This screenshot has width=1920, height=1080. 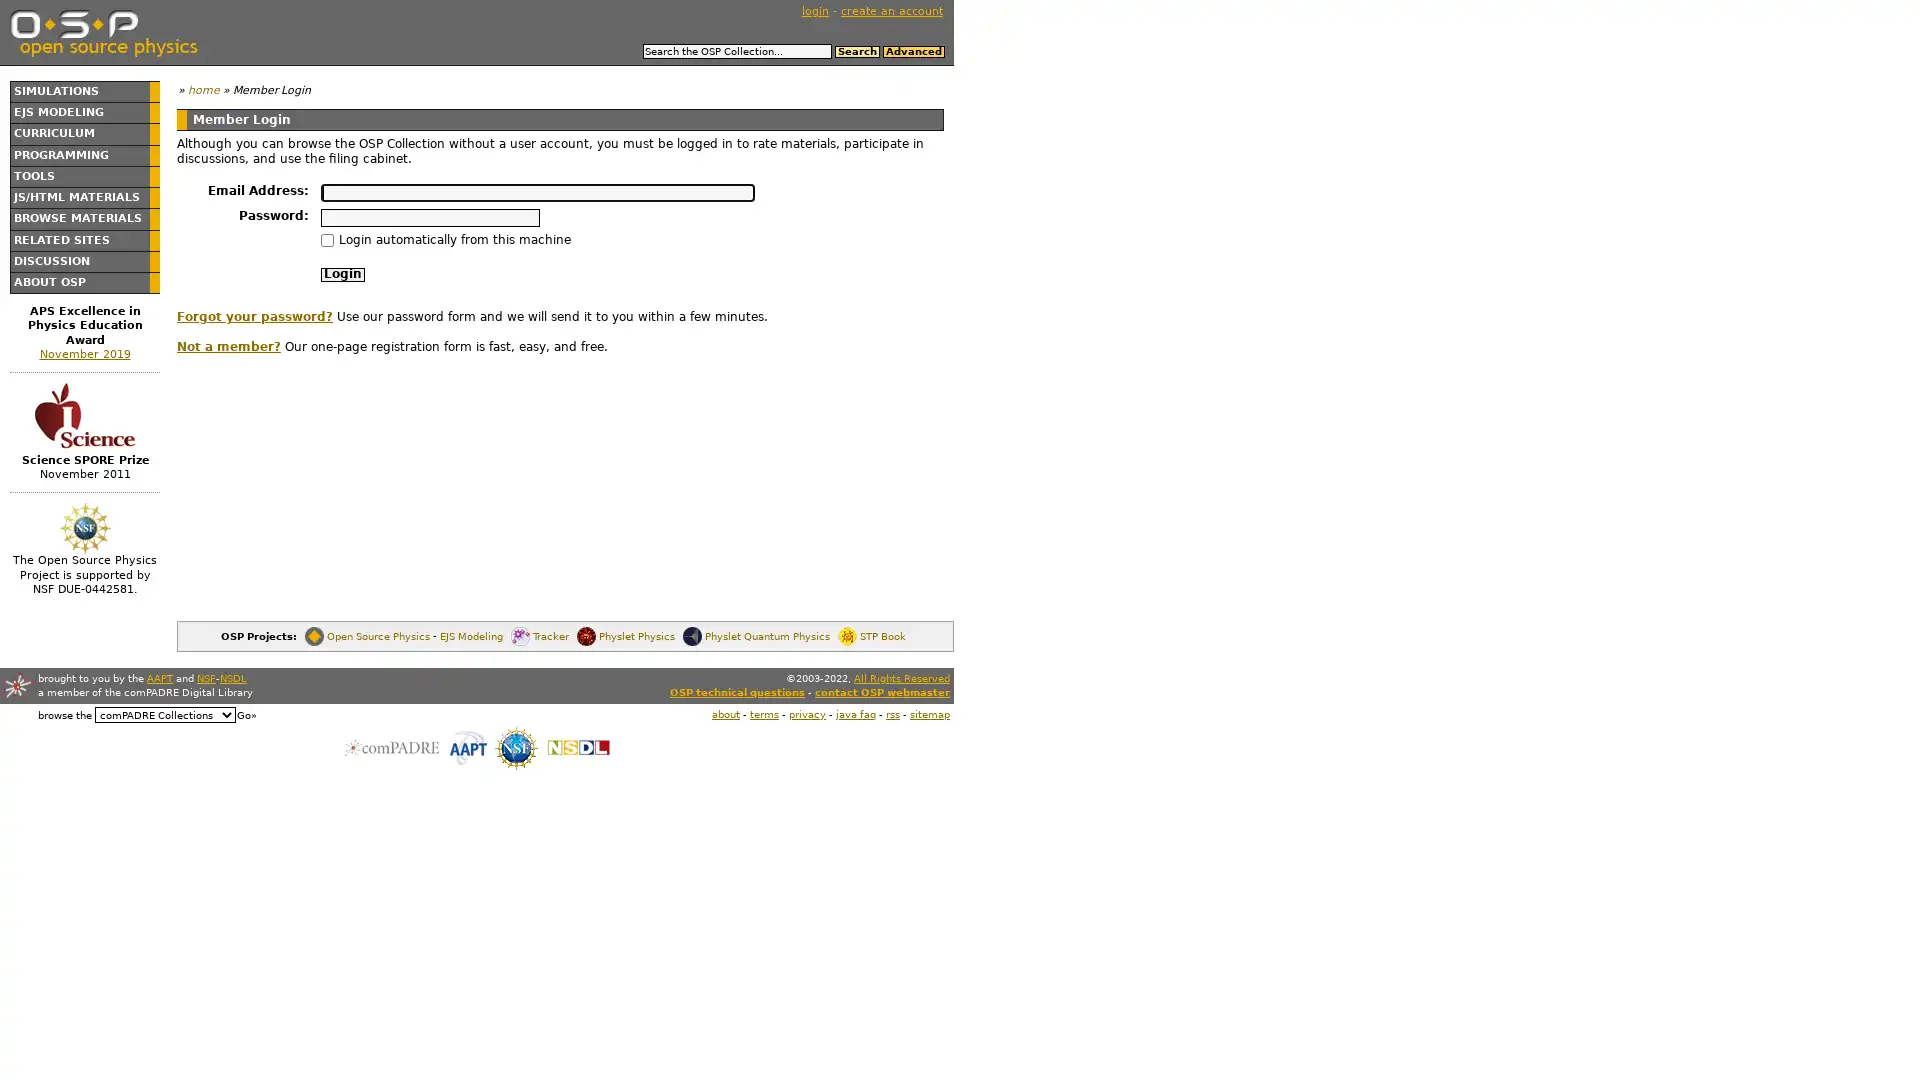 I want to click on Go, so click(x=245, y=713).